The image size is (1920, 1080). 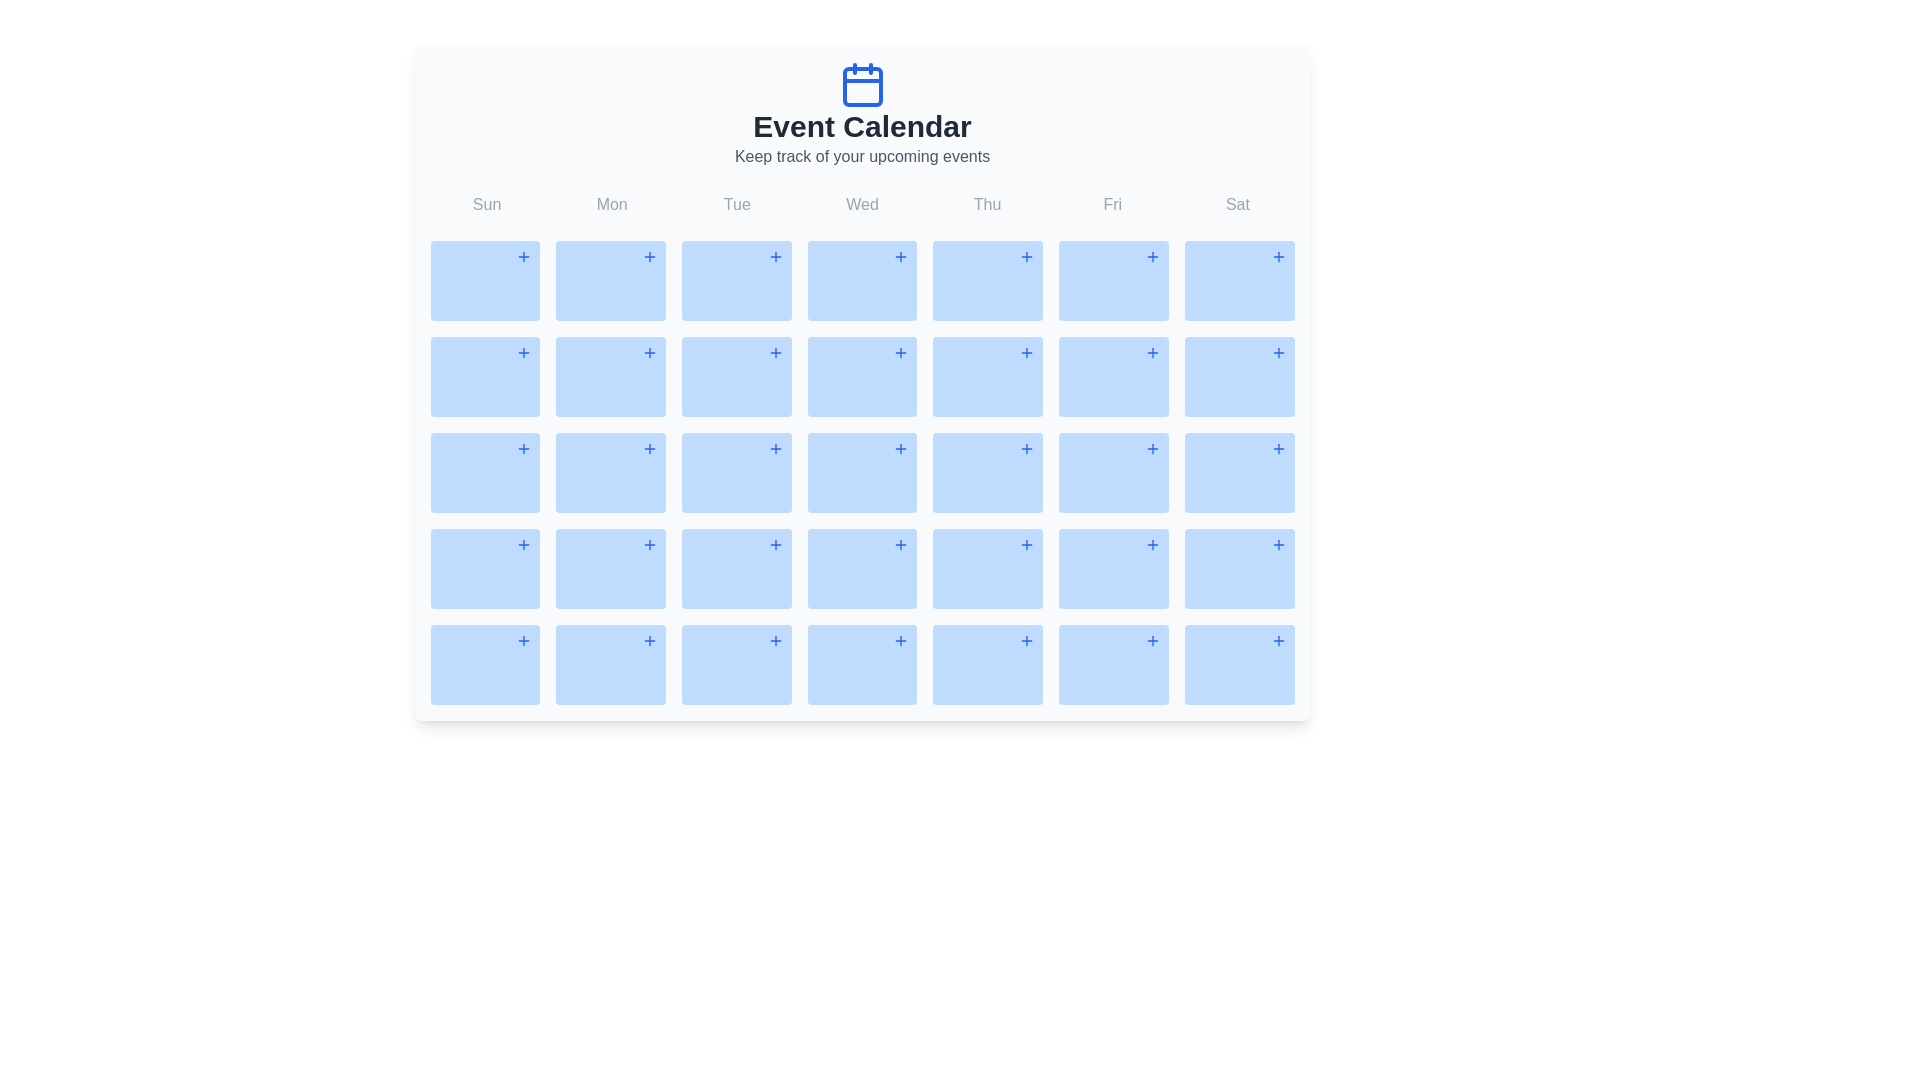 I want to click on the button located in the top-right corner of the calendar day cell under Saturday, so click(x=1277, y=256).